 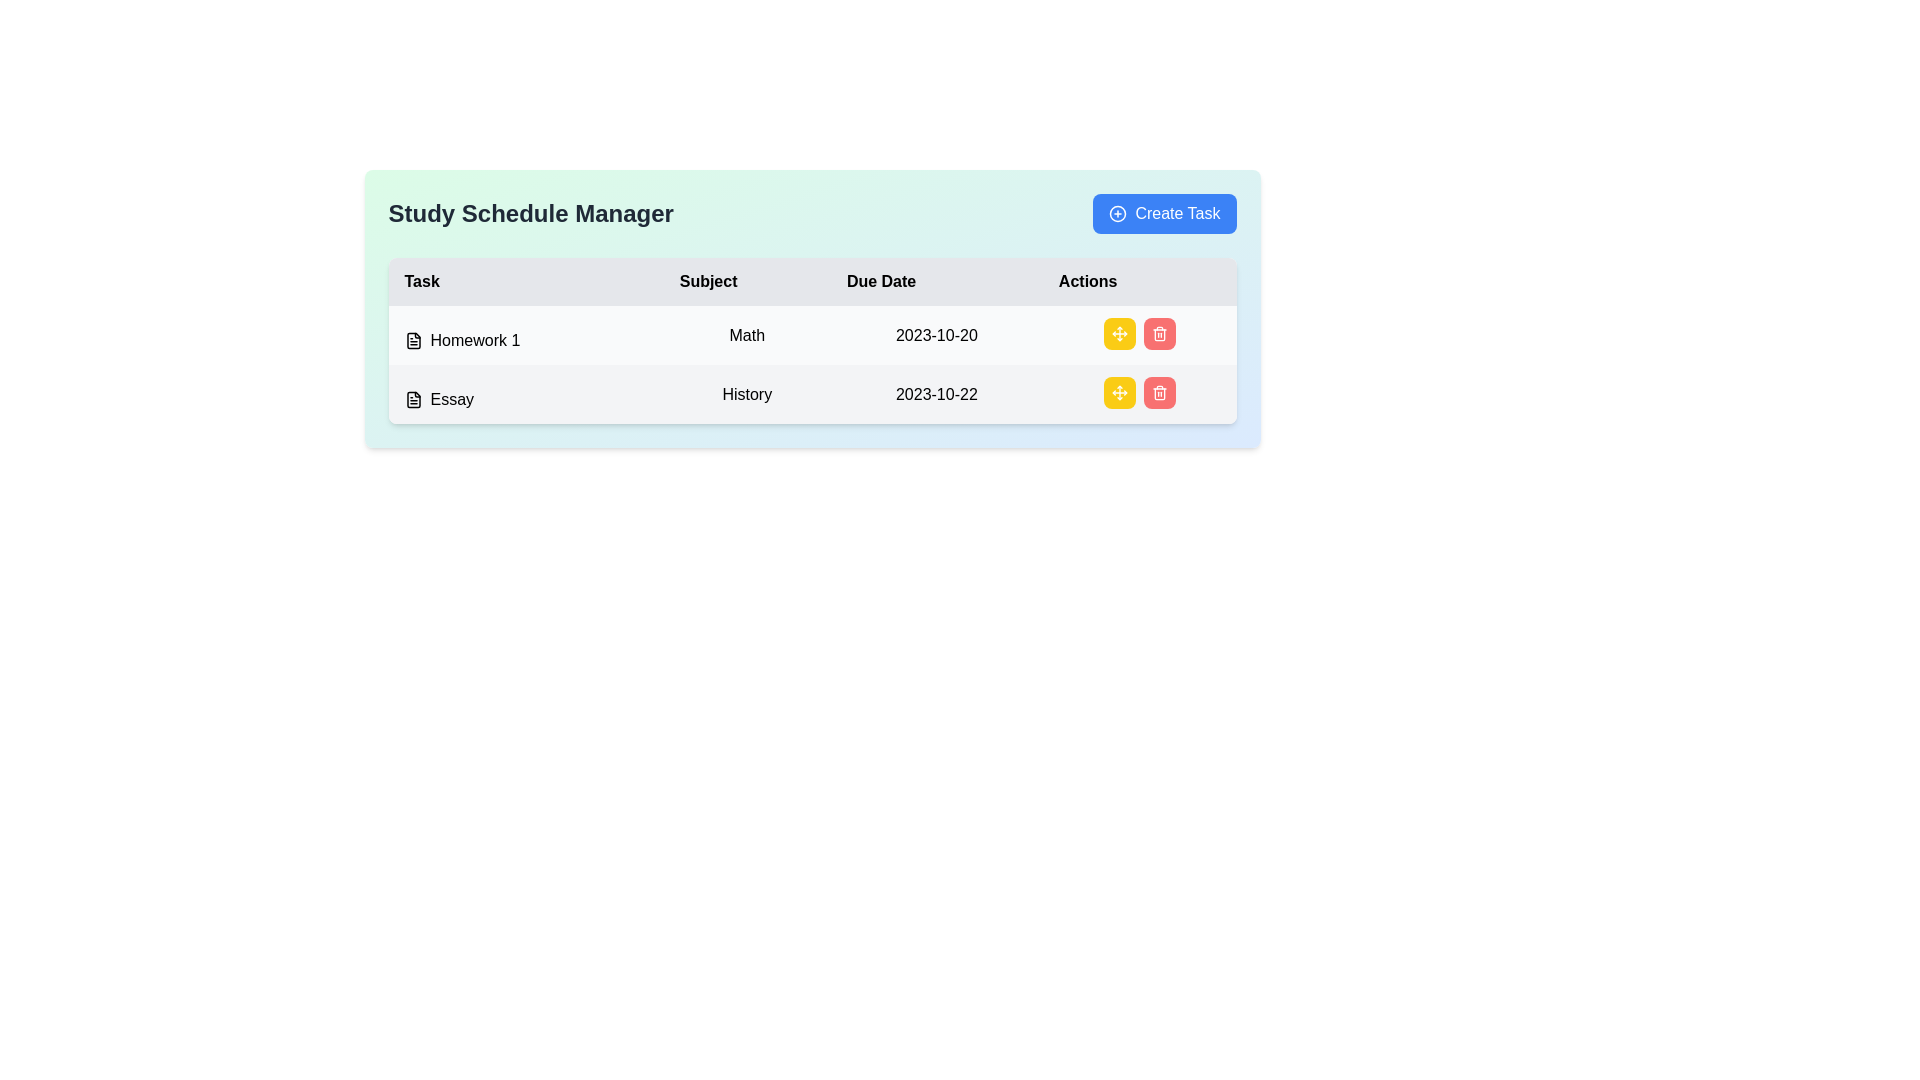 What do you see at coordinates (812, 334) in the screenshot?
I see `the first row of the task table displaying 'Homework 1' to enable contextual interaction` at bounding box center [812, 334].